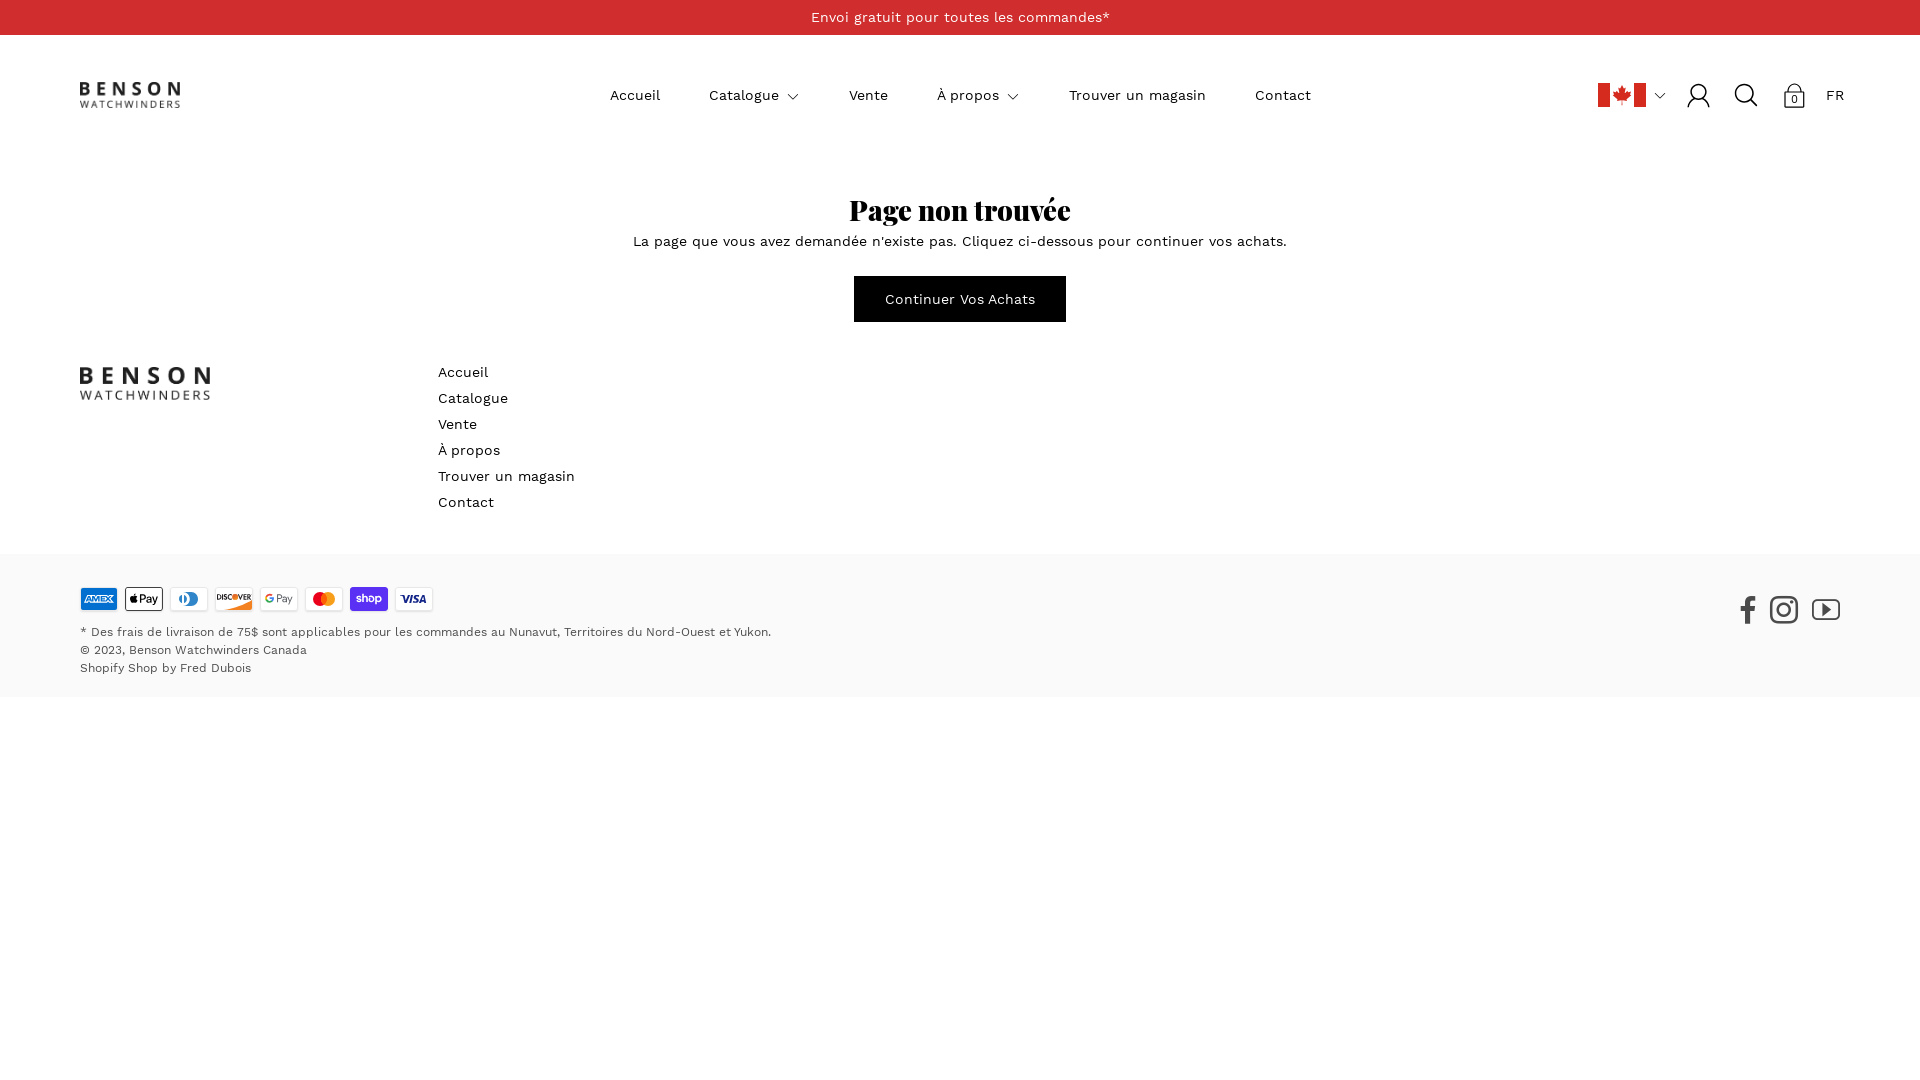 The image size is (1920, 1080). Describe the element at coordinates (960, 299) in the screenshot. I see `'Continuer Vos Achats'` at that location.